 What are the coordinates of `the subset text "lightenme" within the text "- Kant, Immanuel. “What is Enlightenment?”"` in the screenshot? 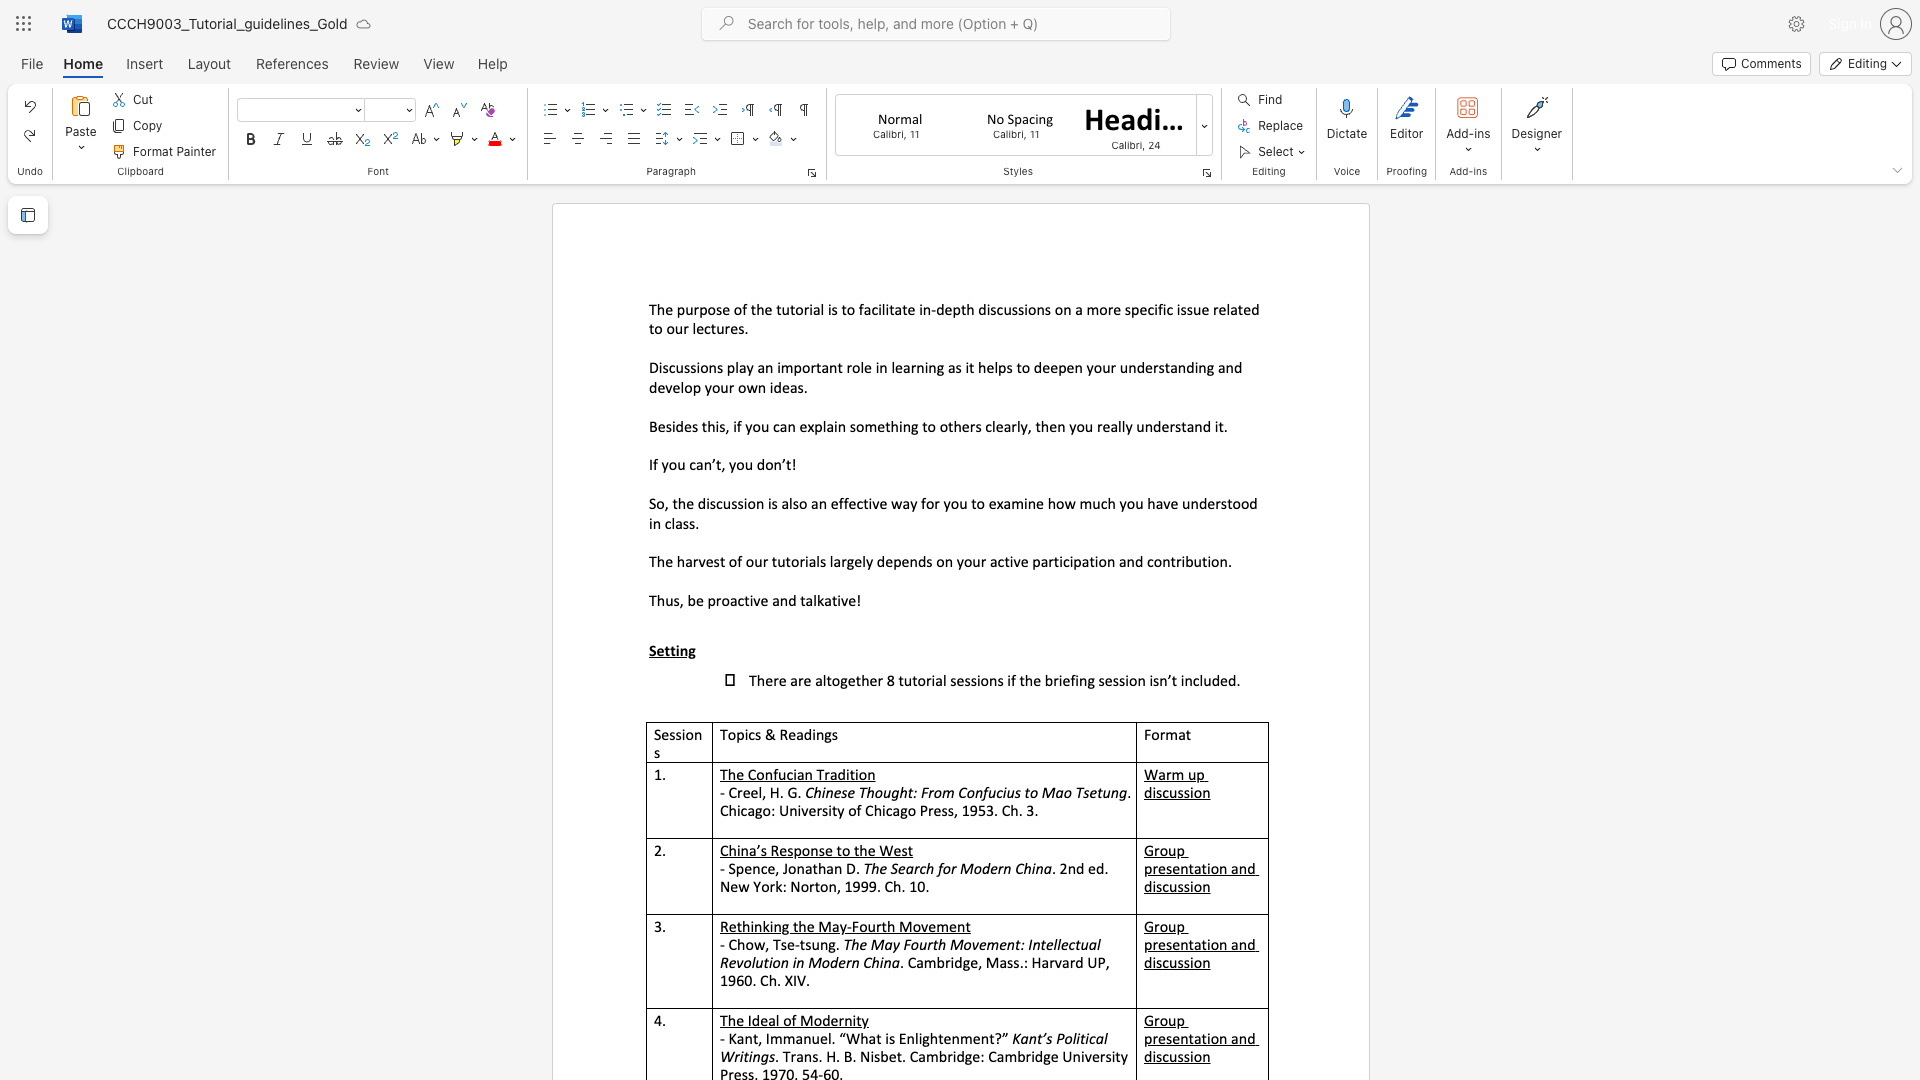 It's located at (913, 1037).